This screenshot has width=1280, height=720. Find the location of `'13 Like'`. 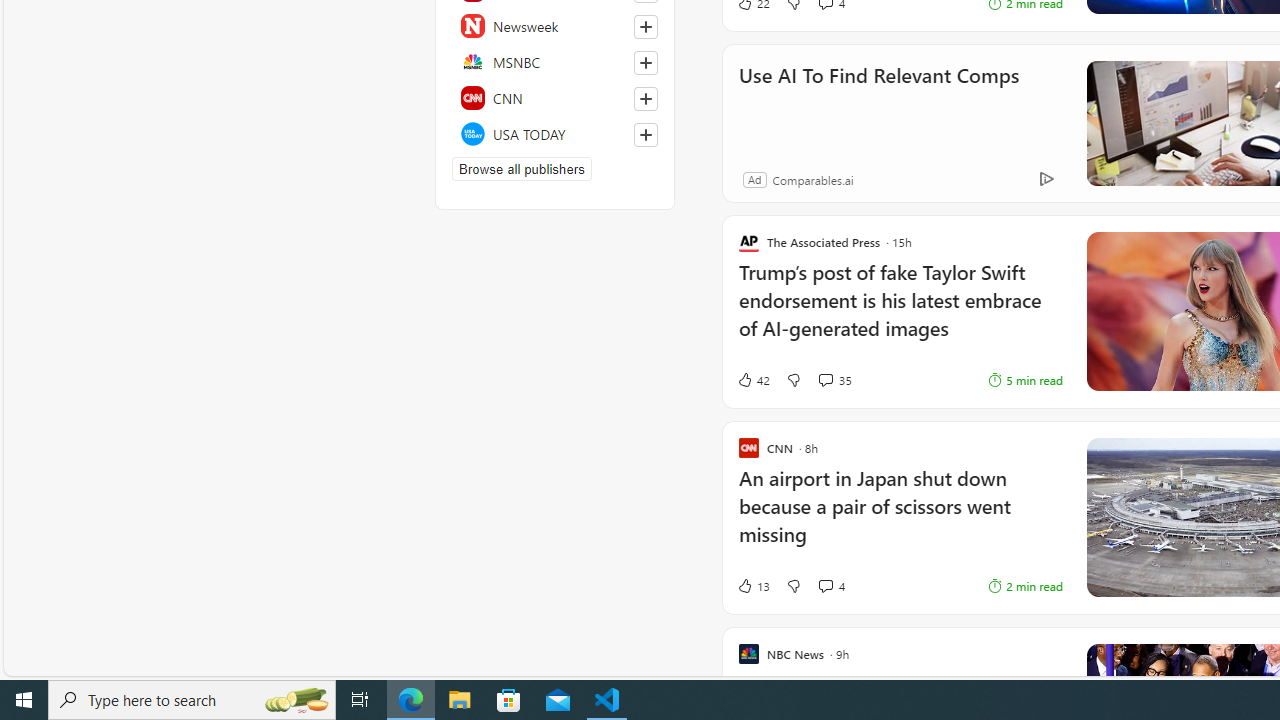

'13 Like' is located at coordinates (752, 585).